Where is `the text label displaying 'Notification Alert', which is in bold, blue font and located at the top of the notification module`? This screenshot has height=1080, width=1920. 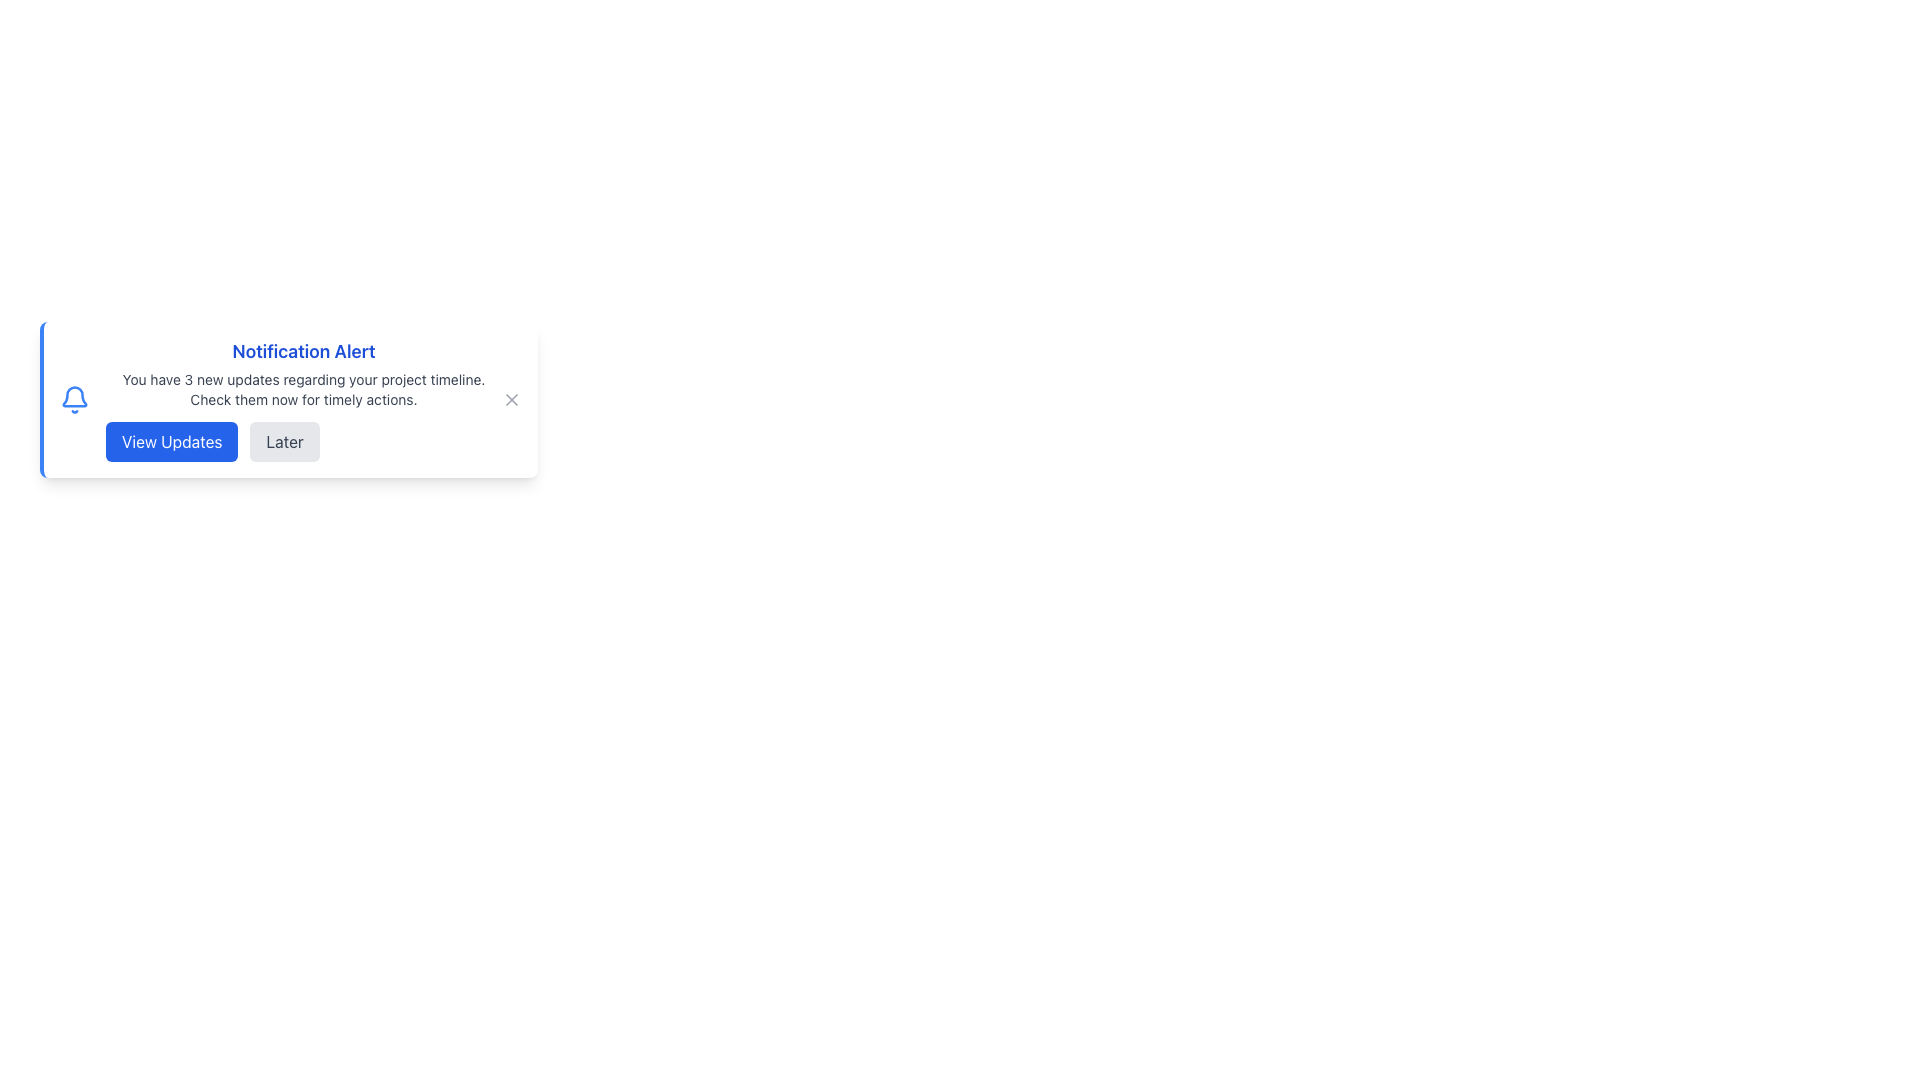 the text label displaying 'Notification Alert', which is in bold, blue font and located at the top of the notification module is located at coordinates (302, 350).